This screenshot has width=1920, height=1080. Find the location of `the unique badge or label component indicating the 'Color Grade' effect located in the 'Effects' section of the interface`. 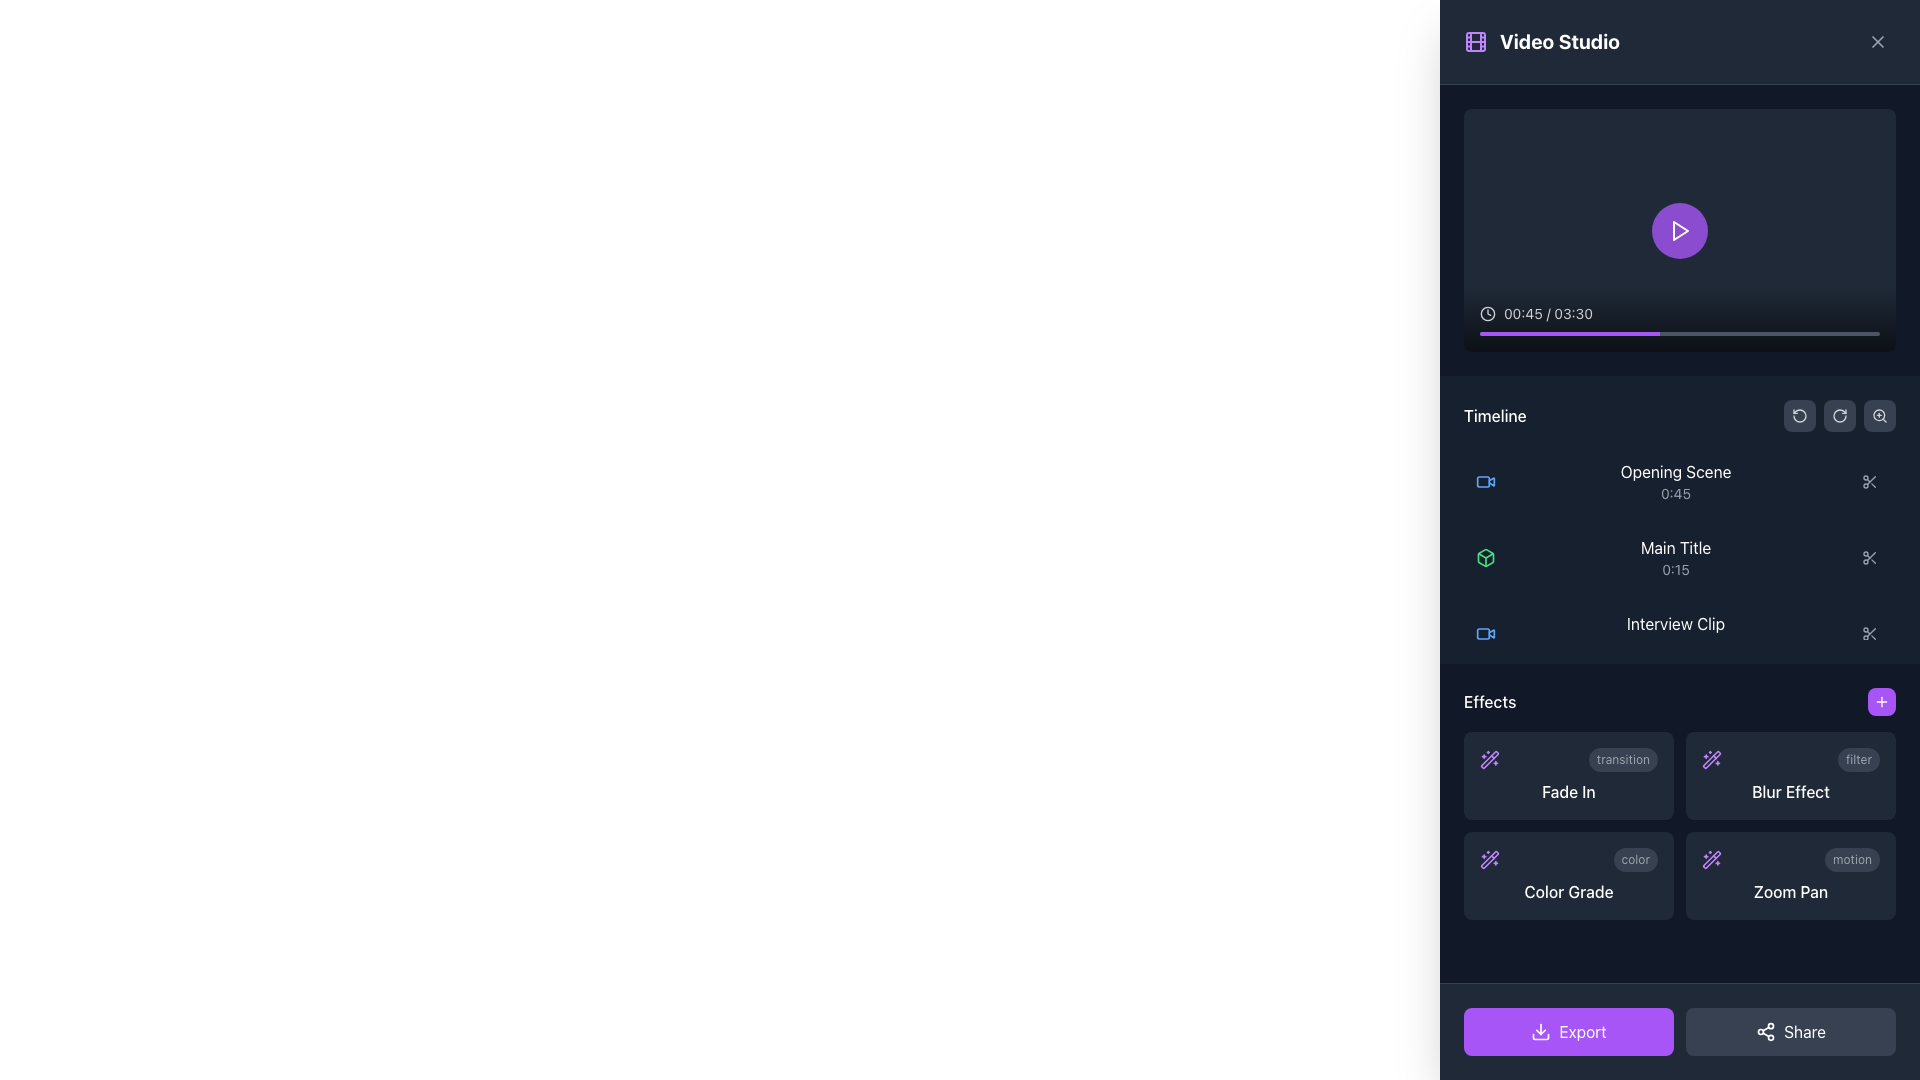

the unique badge or label component indicating the 'Color Grade' effect located in the 'Effects' section of the interface is located at coordinates (1635, 859).